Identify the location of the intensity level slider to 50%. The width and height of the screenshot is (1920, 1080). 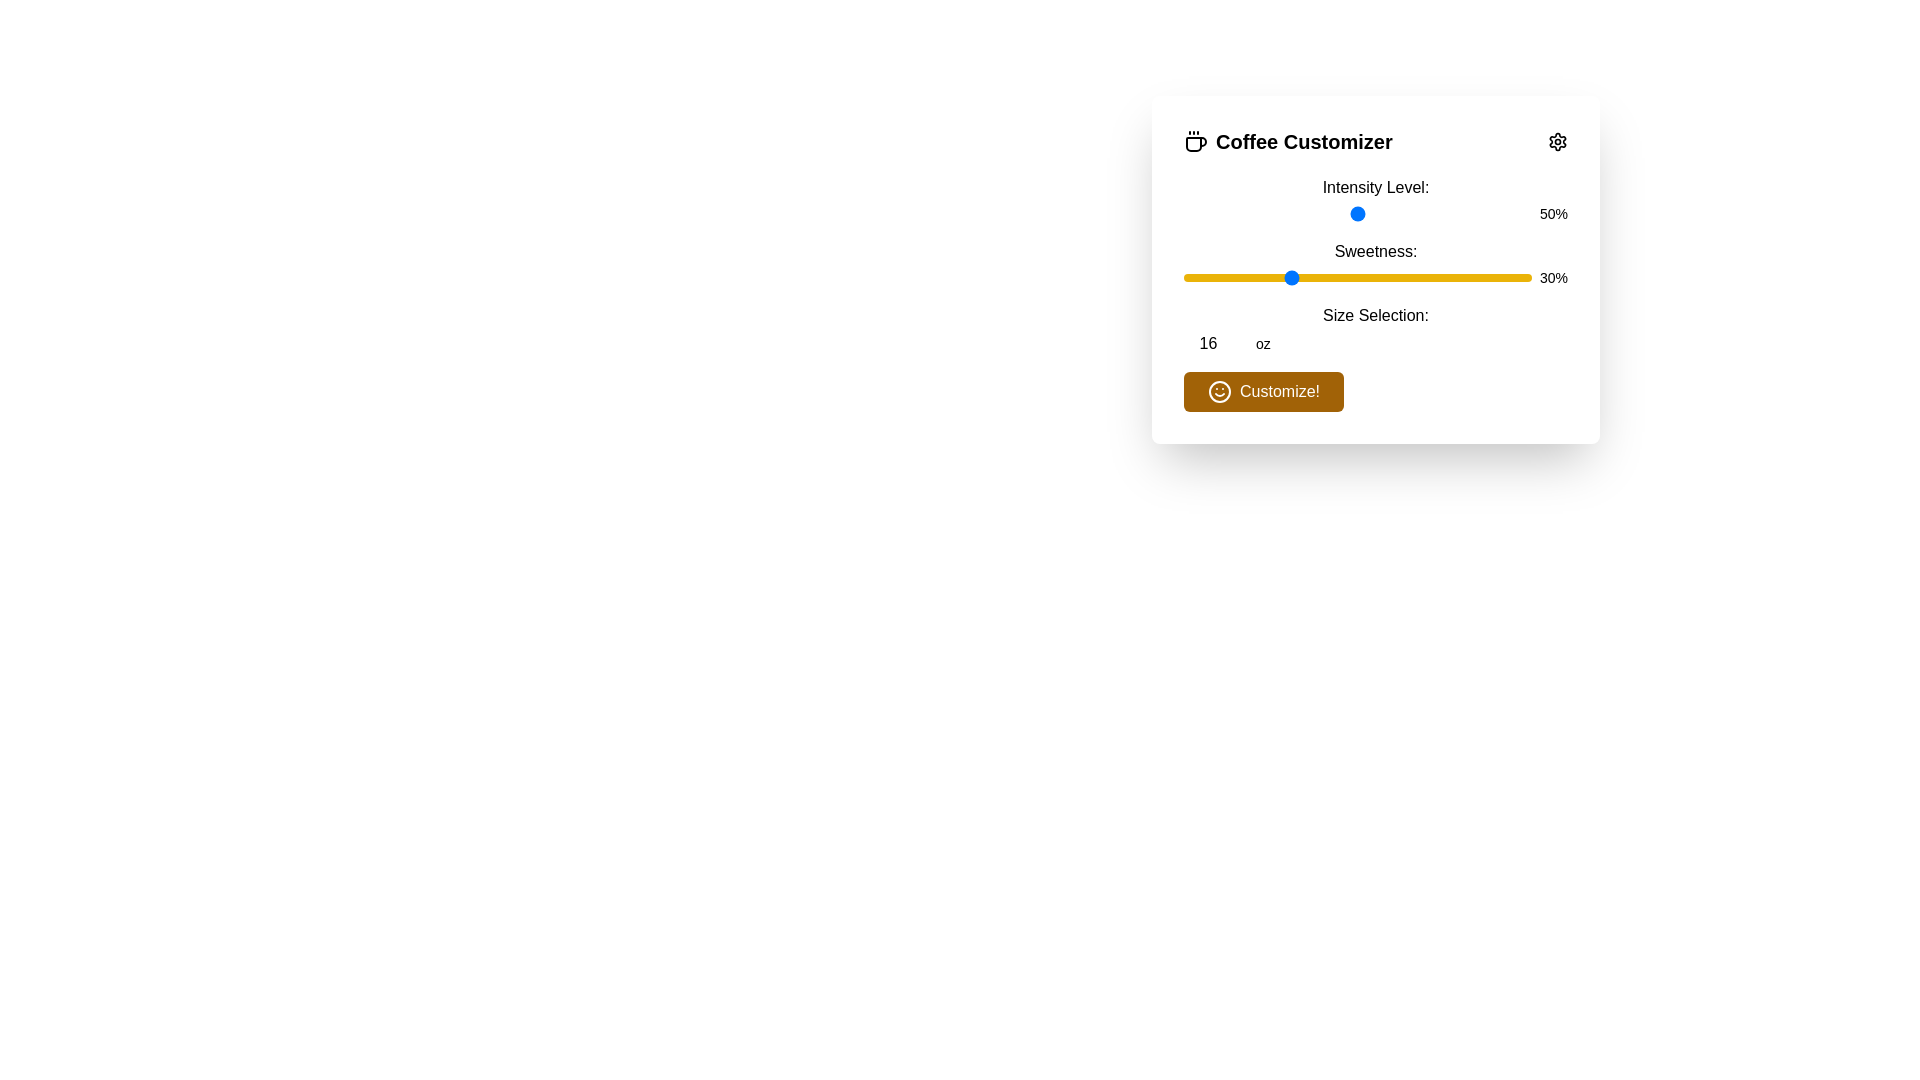
(1358, 213).